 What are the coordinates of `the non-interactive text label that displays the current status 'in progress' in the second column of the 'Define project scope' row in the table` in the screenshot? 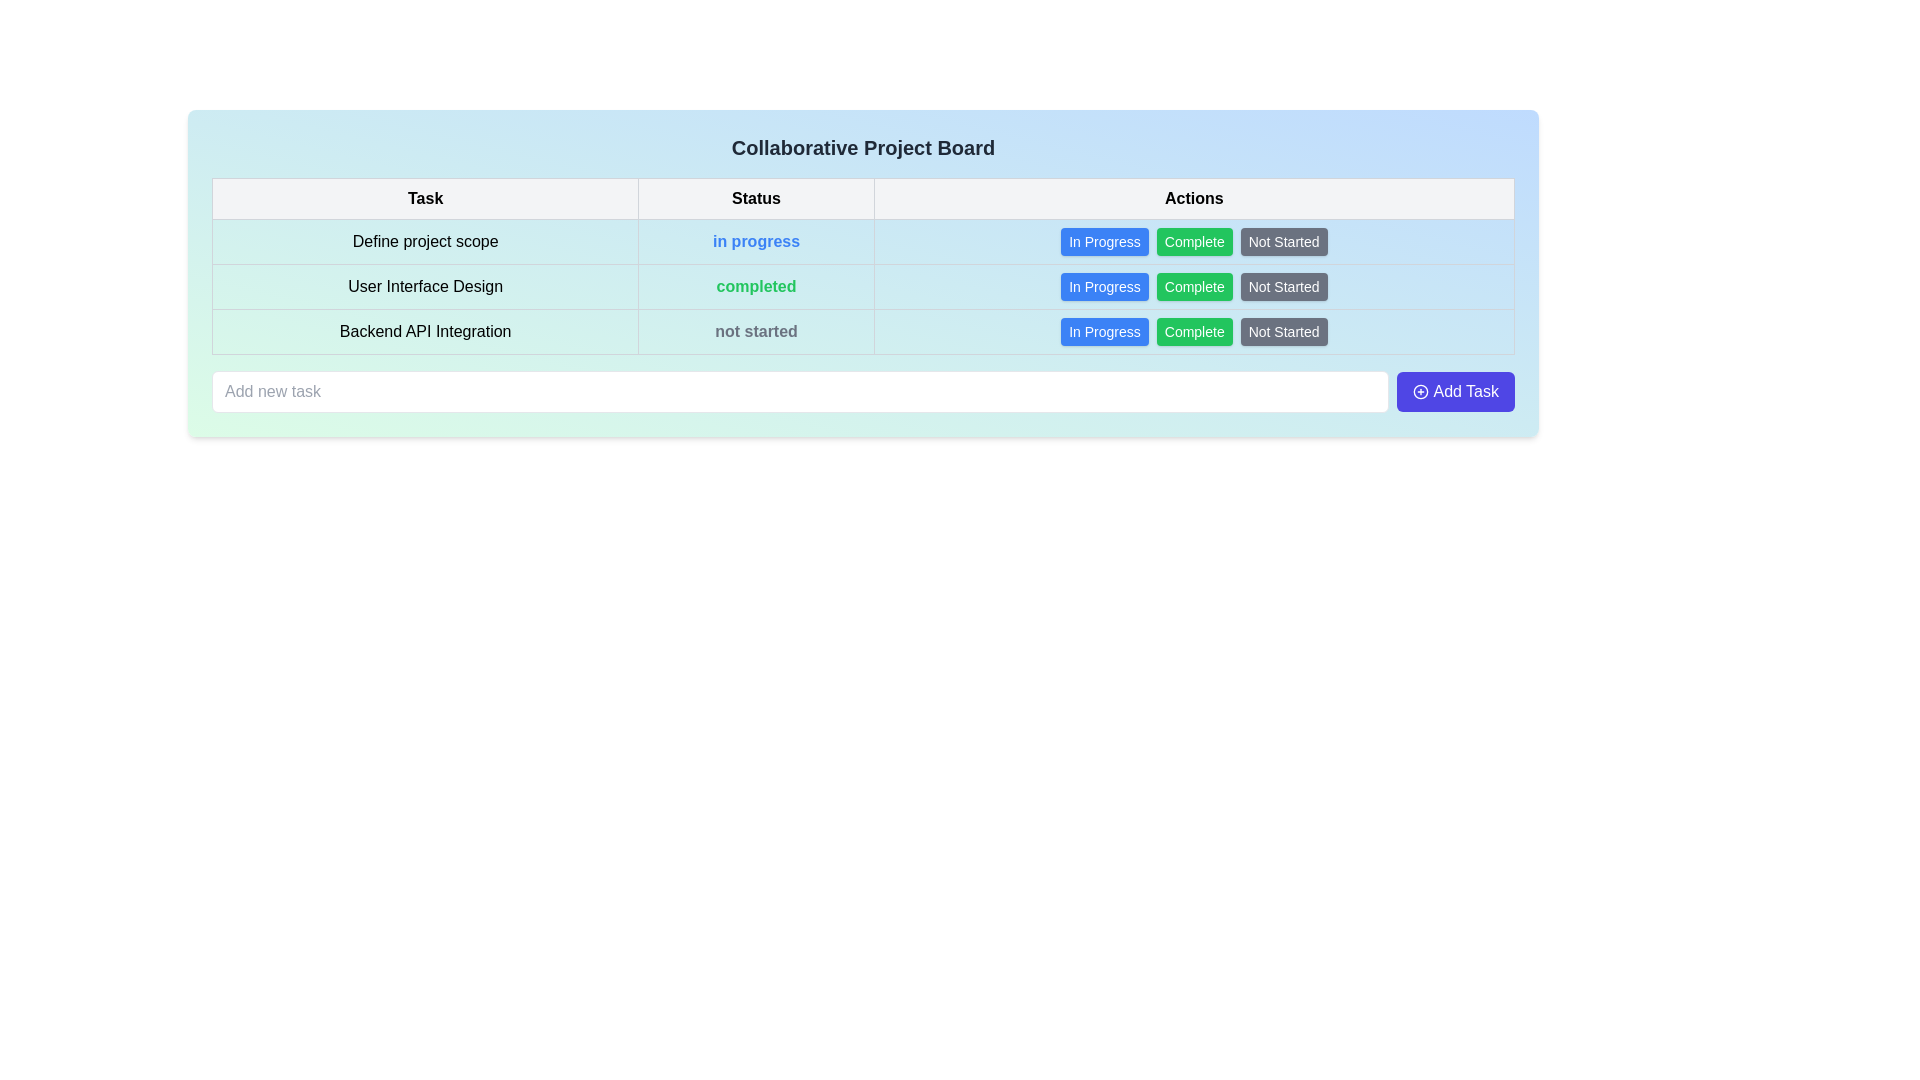 It's located at (755, 241).